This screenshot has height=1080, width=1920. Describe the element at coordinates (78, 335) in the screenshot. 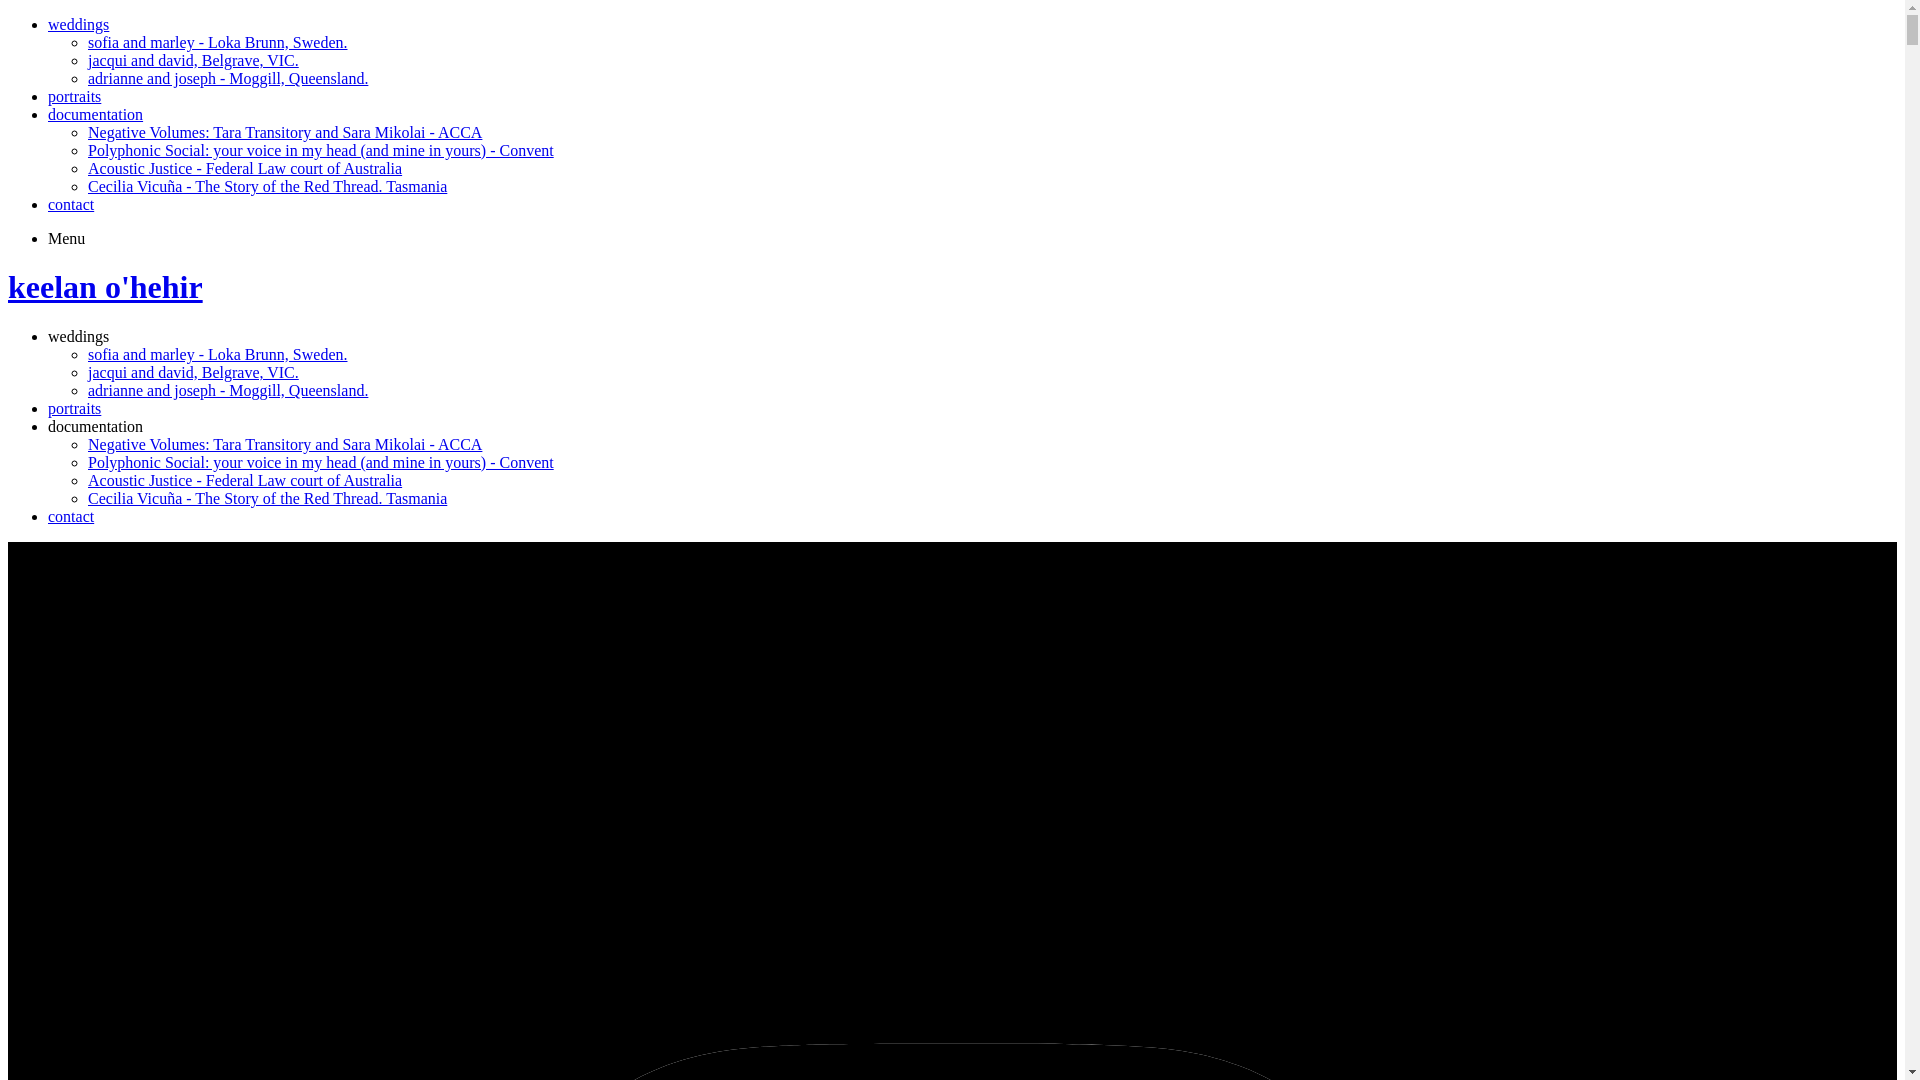

I see `'weddings'` at that location.